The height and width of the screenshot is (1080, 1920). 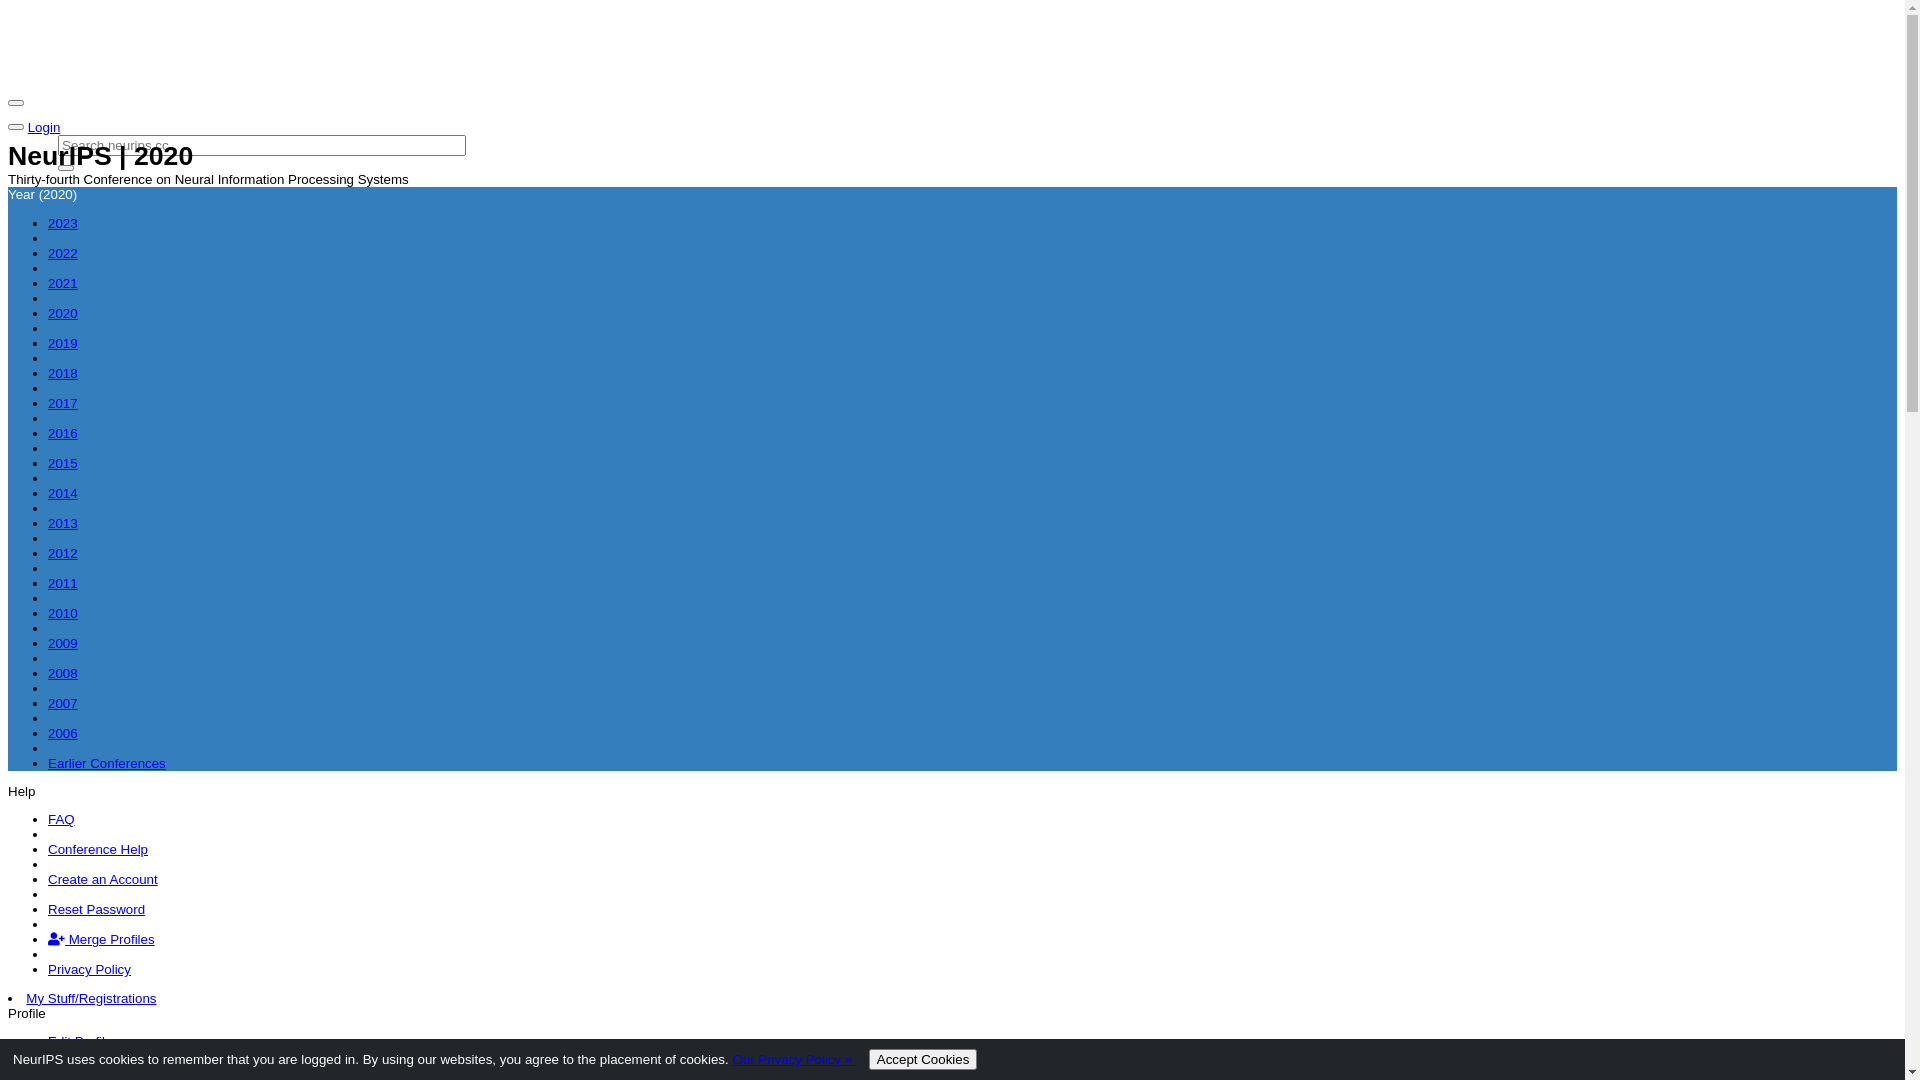 I want to click on '2021', so click(x=48, y=283).